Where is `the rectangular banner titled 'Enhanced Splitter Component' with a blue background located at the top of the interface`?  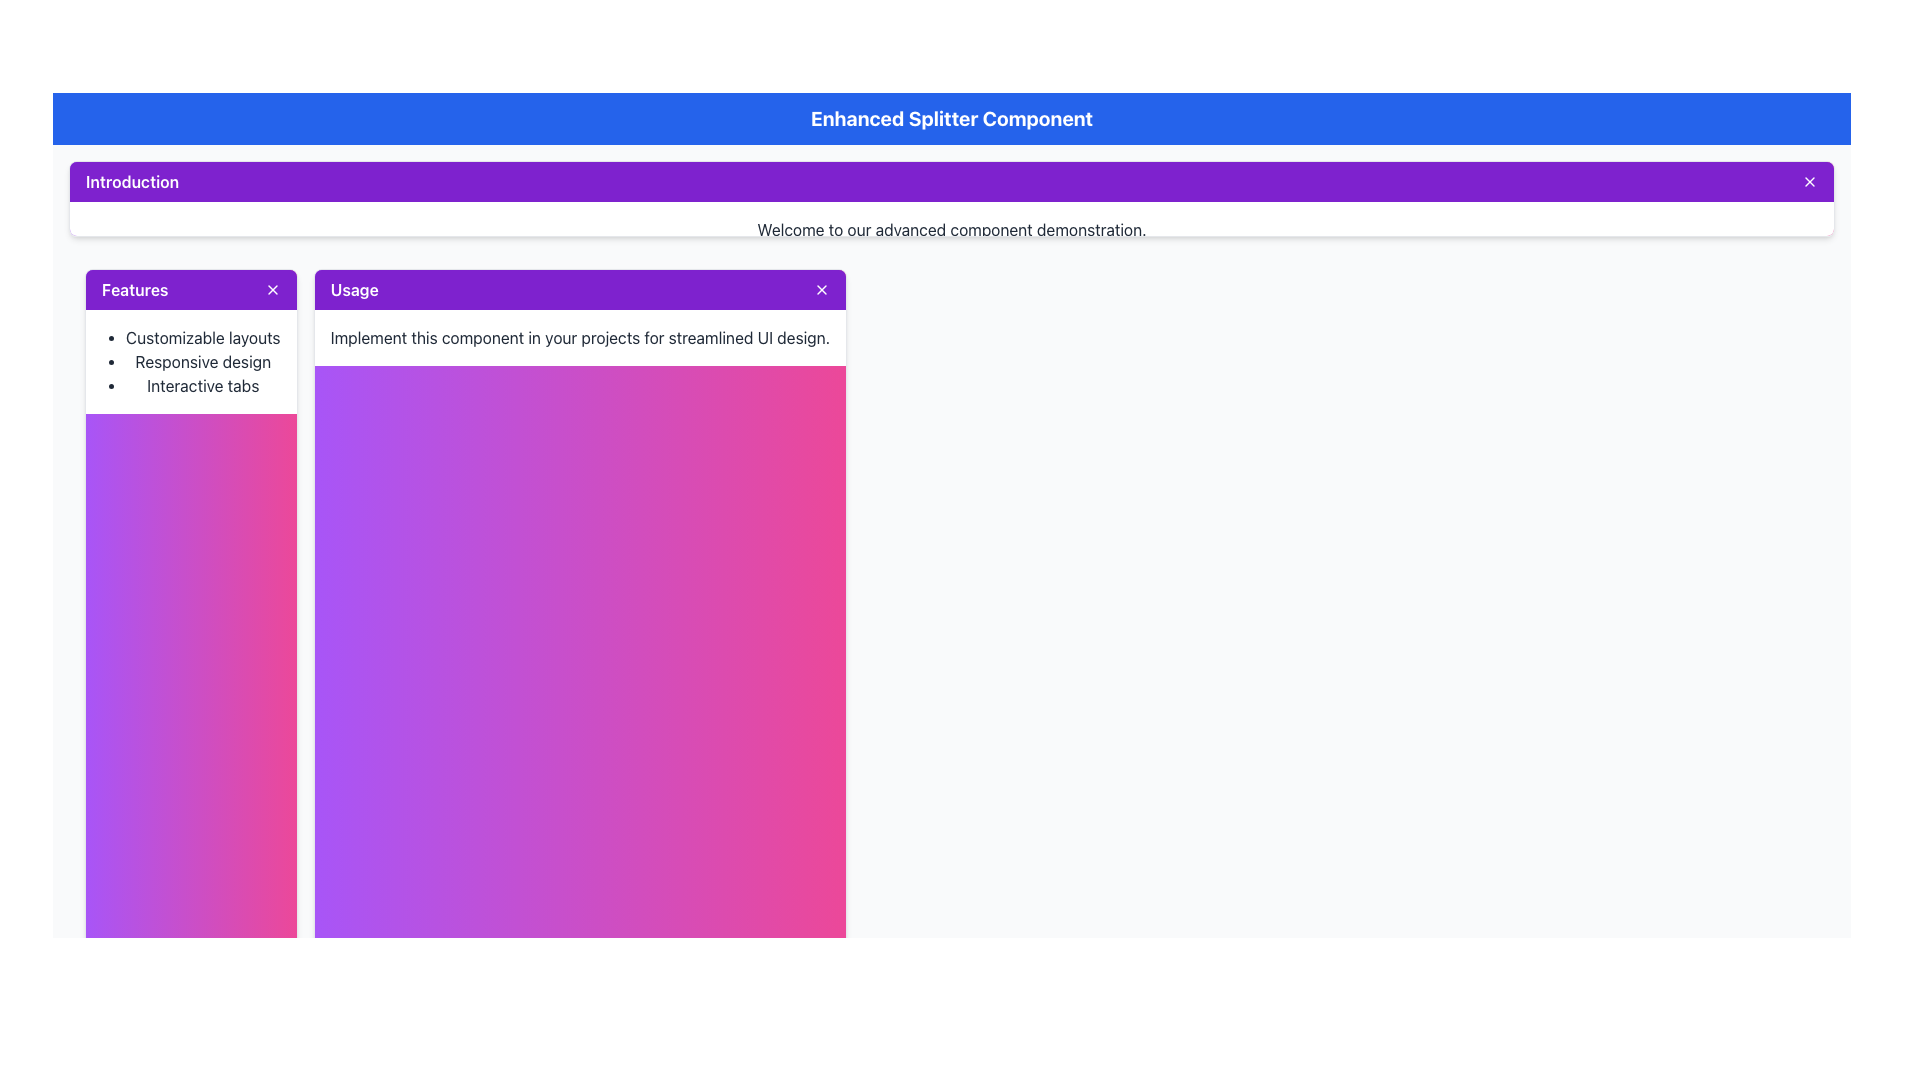 the rectangular banner titled 'Enhanced Splitter Component' with a blue background located at the top of the interface is located at coordinates (950, 119).